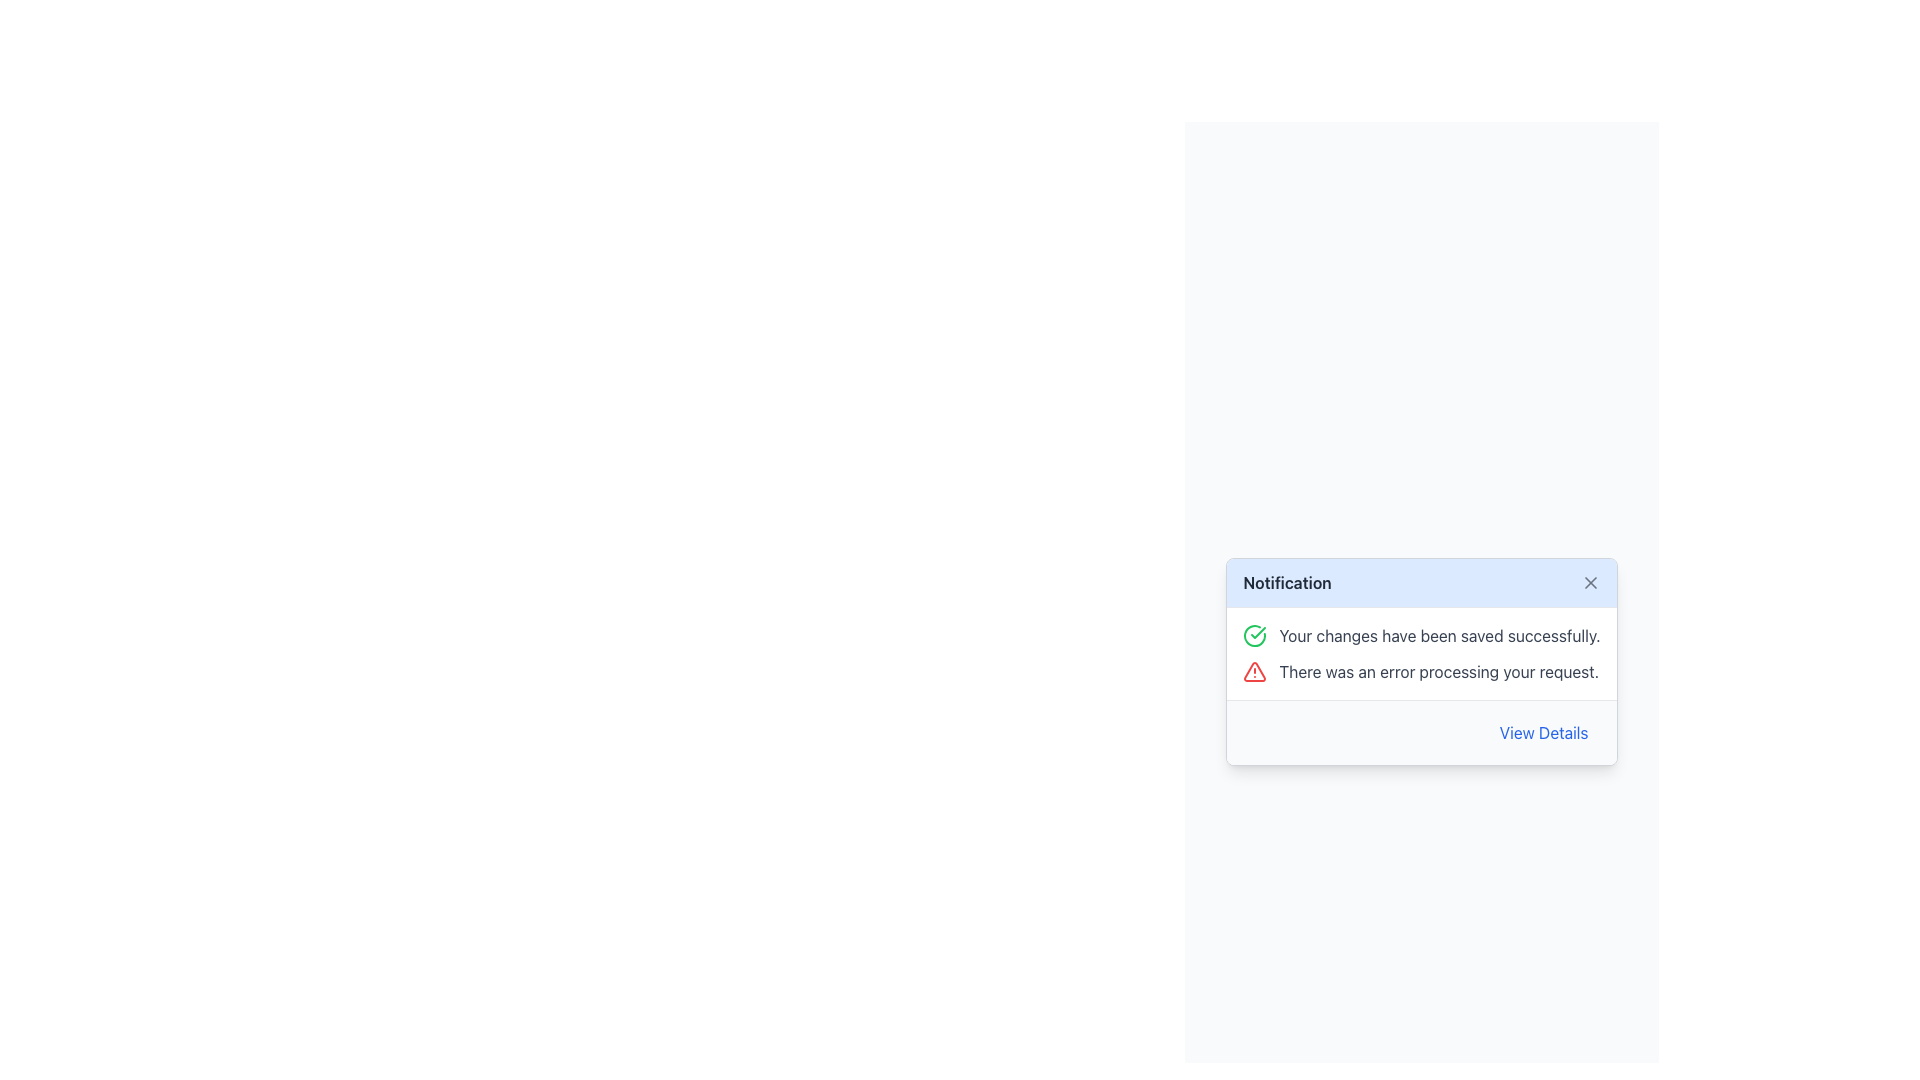 This screenshot has height=1080, width=1920. What do you see at coordinates (1420, 671) in the screenshot?
I see `the second row in the notification box that displays the error message 'There was an error processing your request.' with a red triangle icon on the left` at bounding box center [1420, 671].